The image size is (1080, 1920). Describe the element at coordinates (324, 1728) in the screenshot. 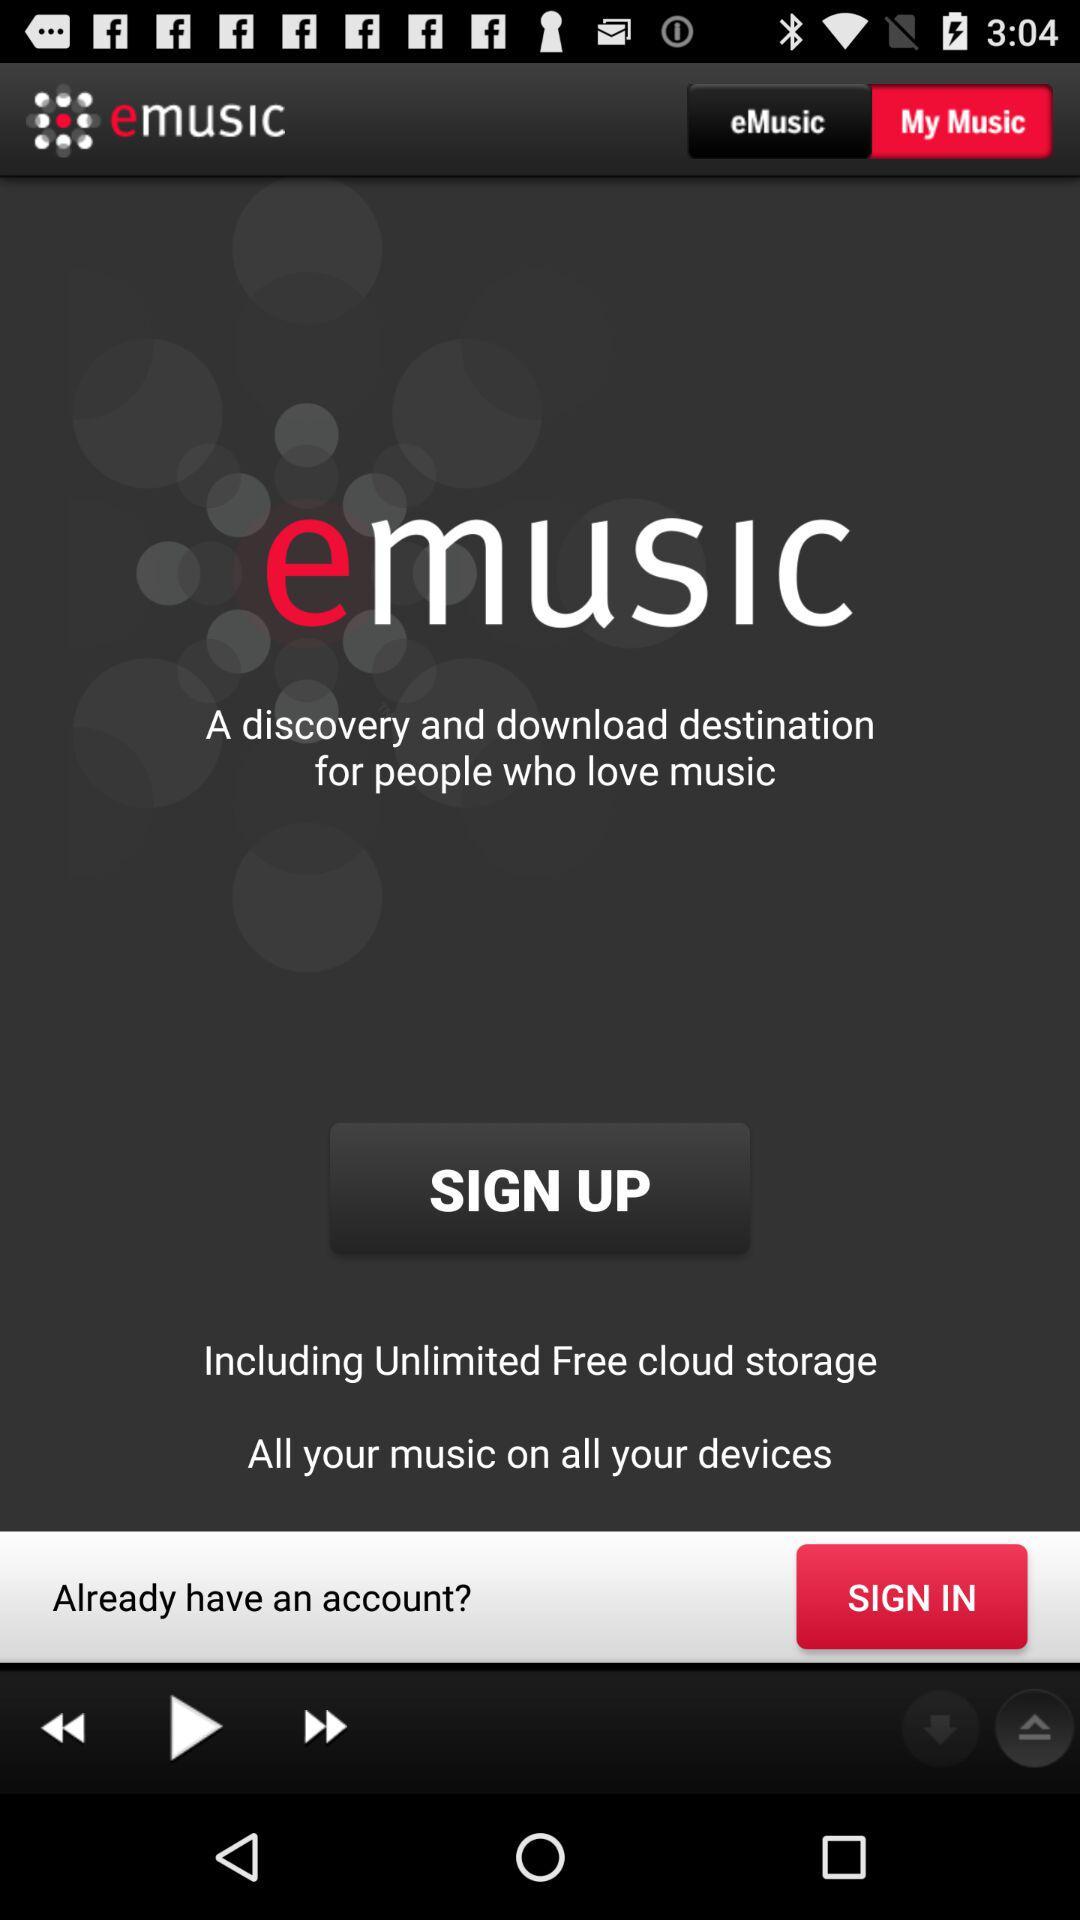

I see `the icon below already have an icon` at that location.